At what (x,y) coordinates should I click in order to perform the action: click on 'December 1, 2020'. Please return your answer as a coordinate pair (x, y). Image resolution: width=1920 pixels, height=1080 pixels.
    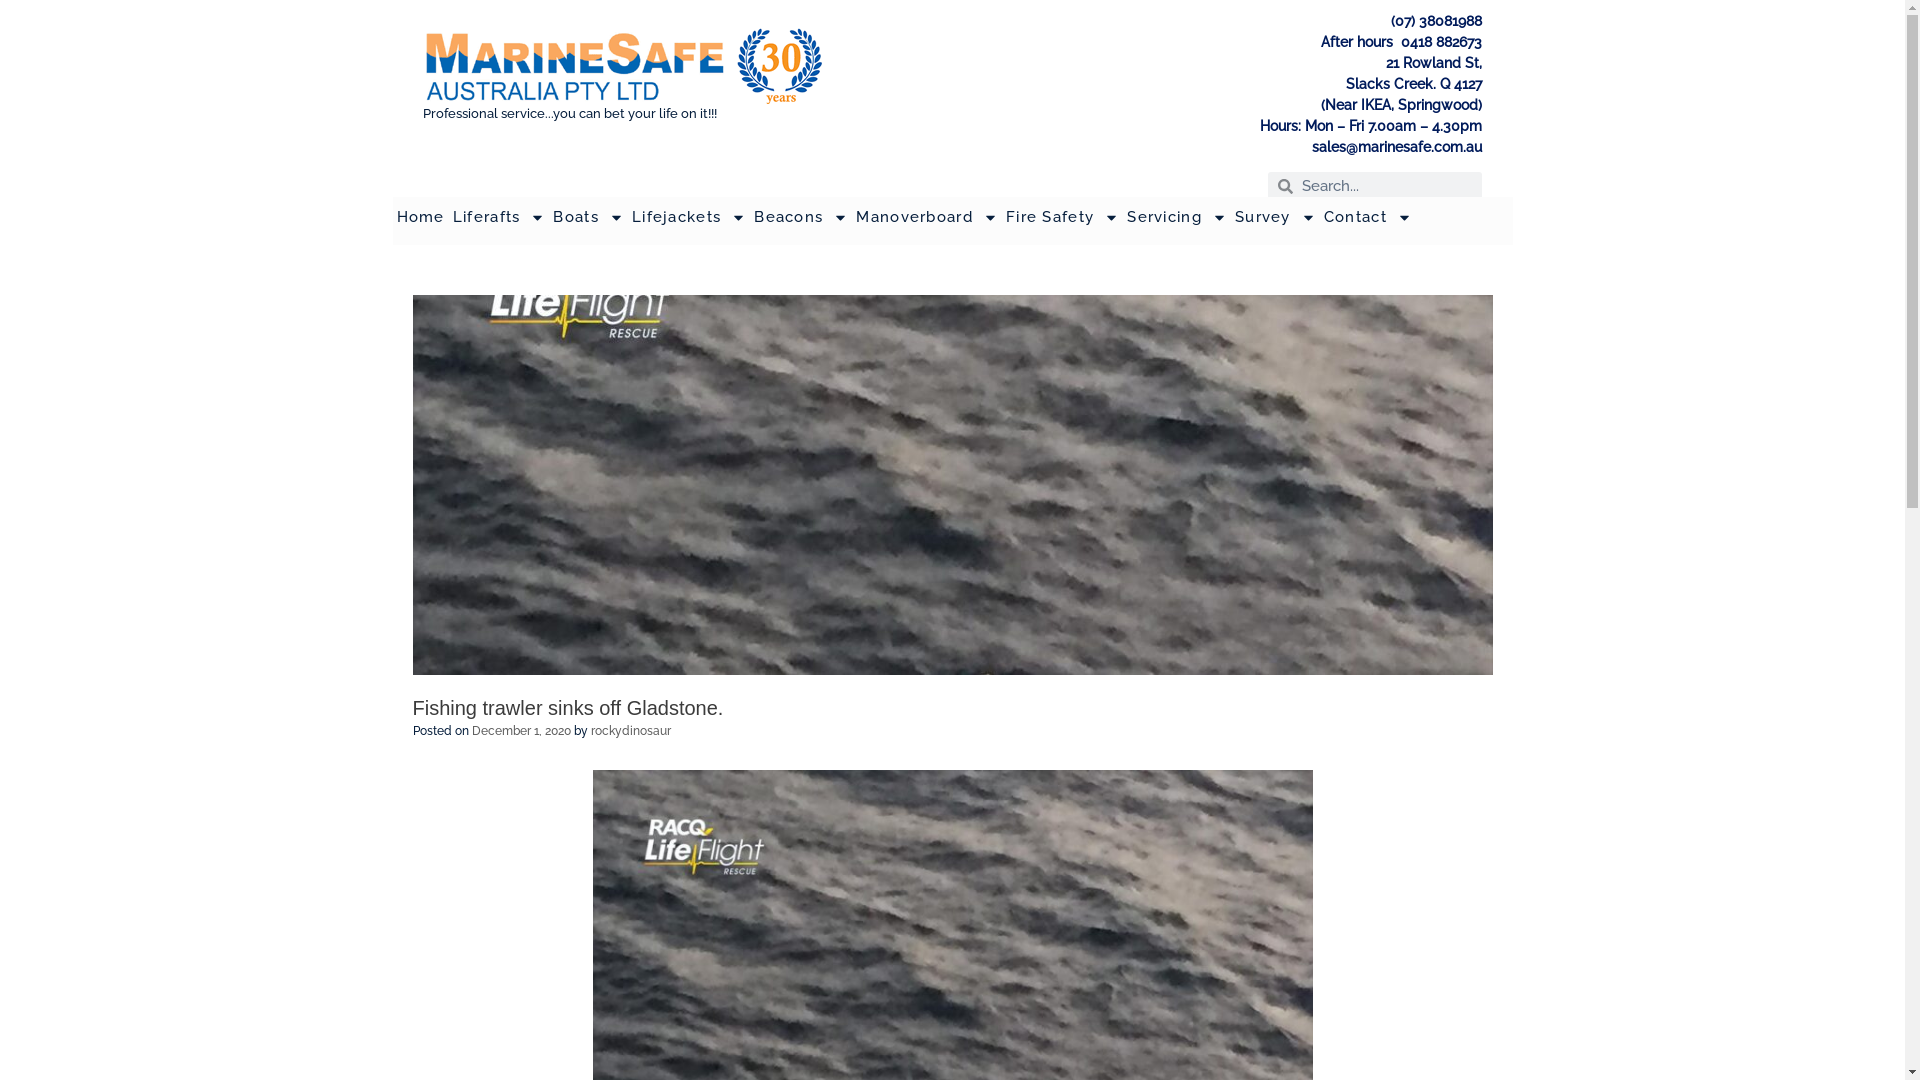
    Looking at the image, I should click on (521, 731).